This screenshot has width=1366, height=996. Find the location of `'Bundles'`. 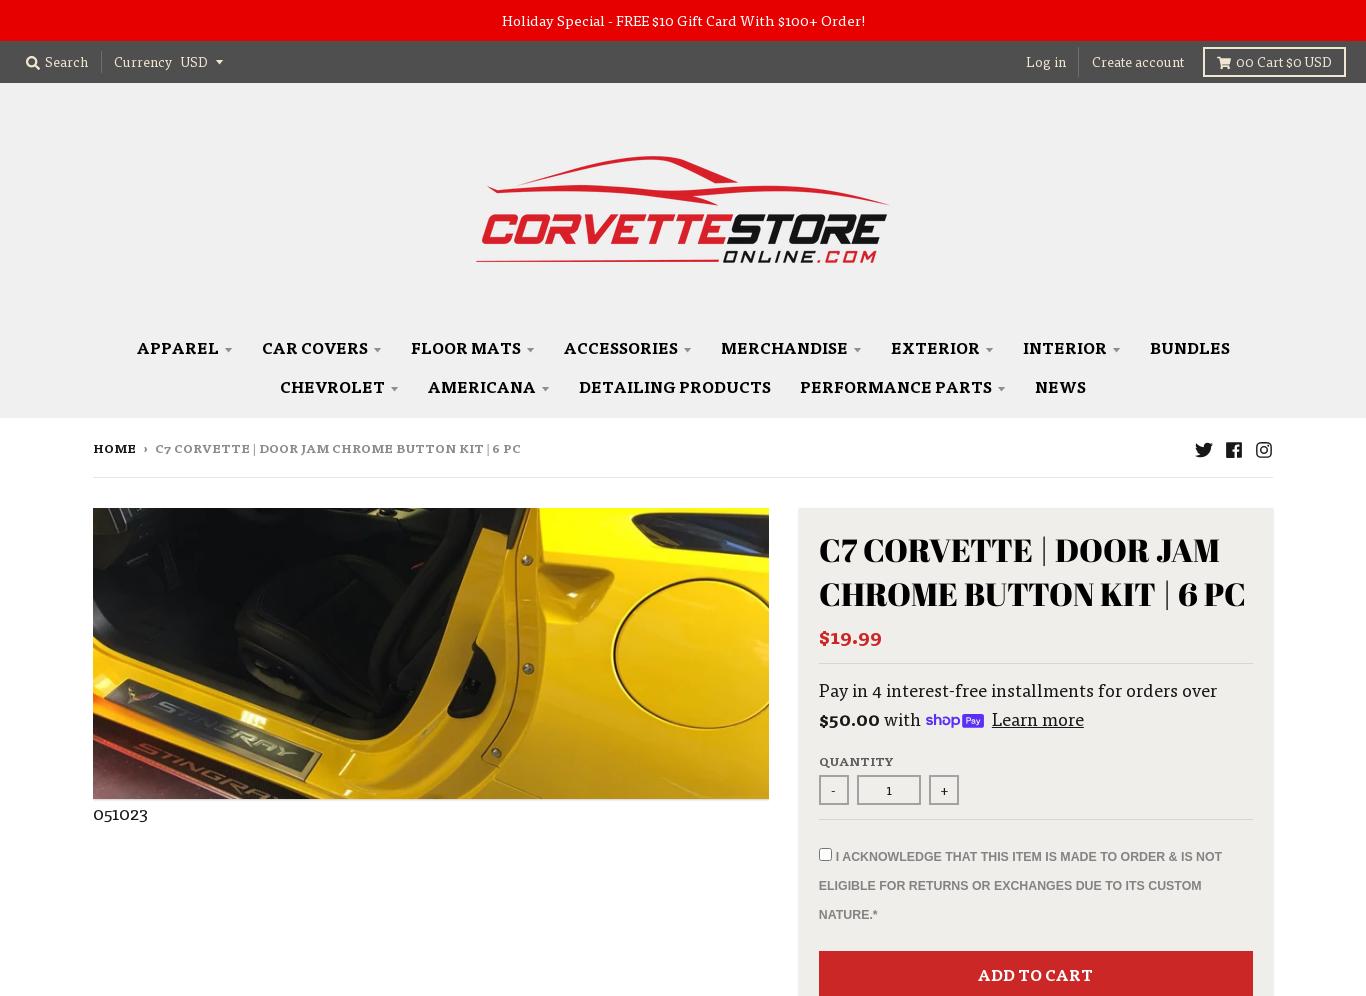

'Bundles' is located at coordinates (1188, 346).